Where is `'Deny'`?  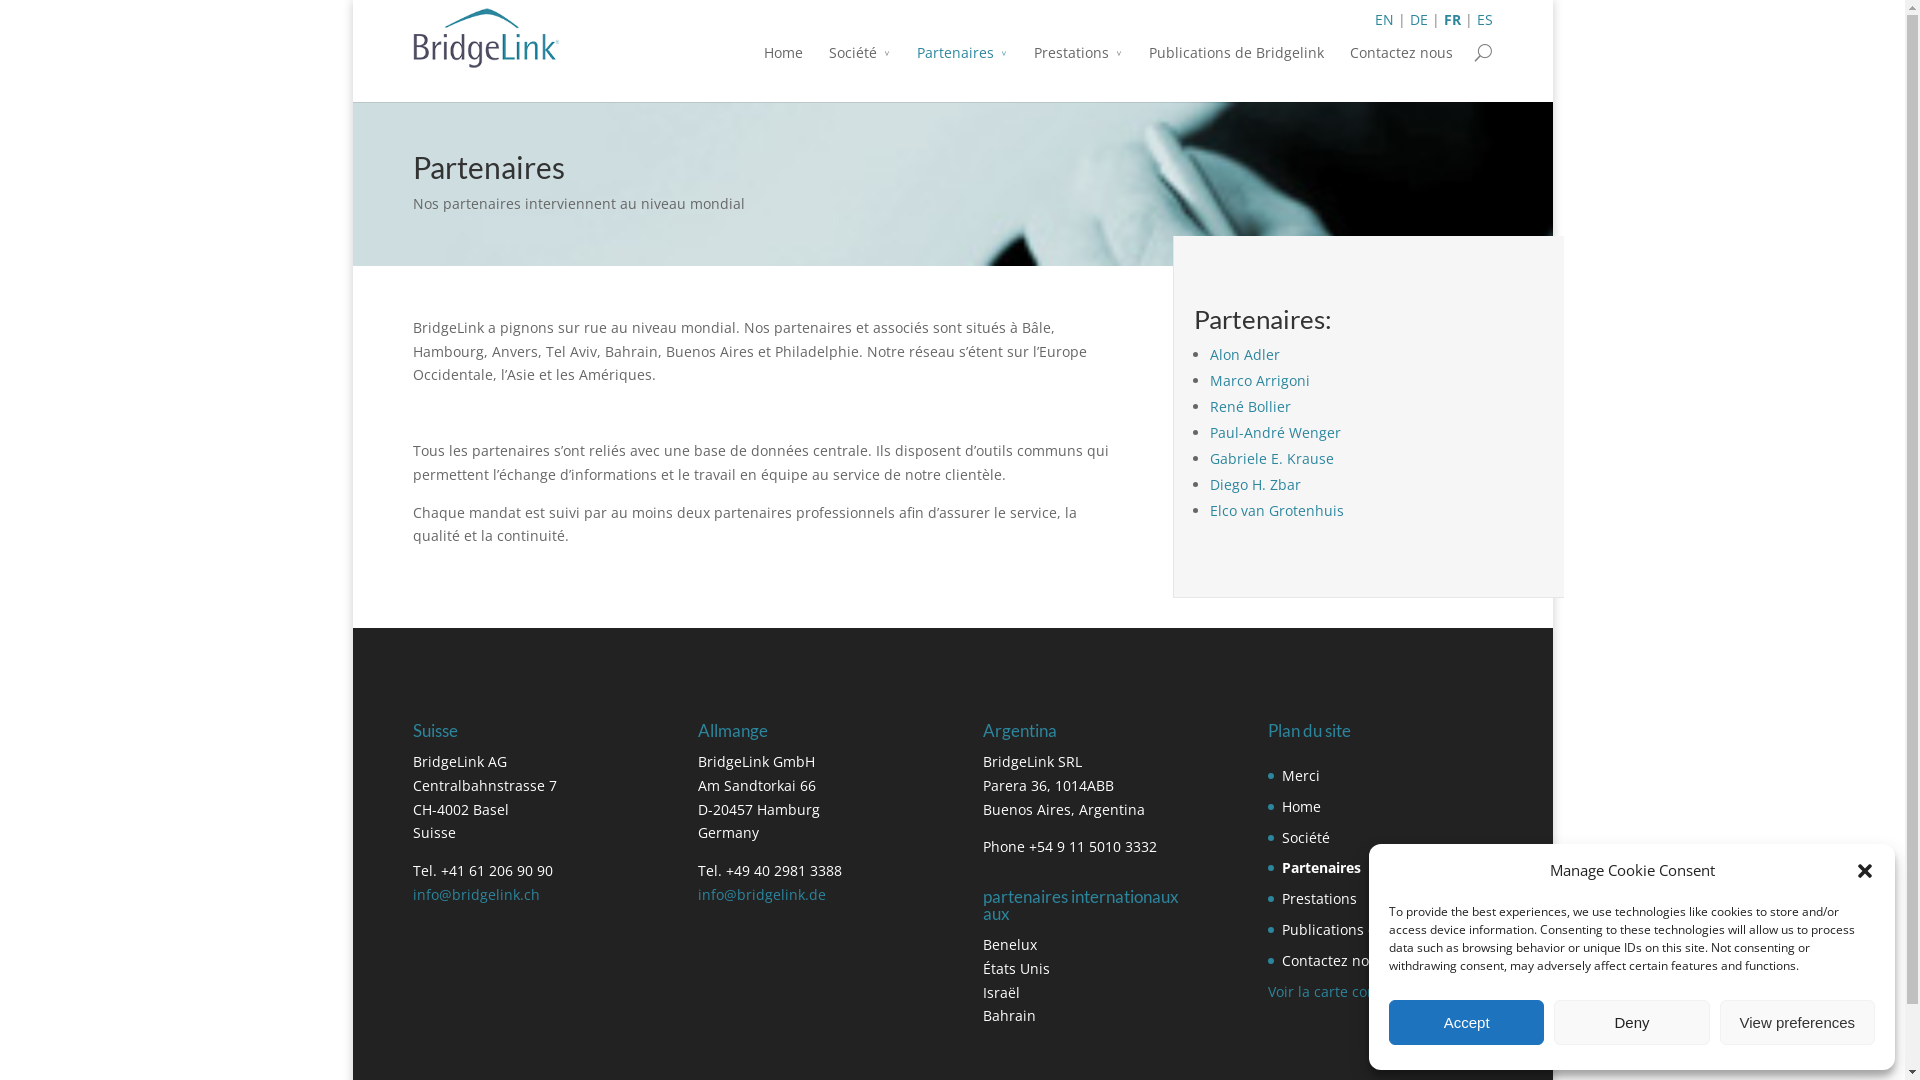
'Deny' is located at coordinates (1631, 1022).